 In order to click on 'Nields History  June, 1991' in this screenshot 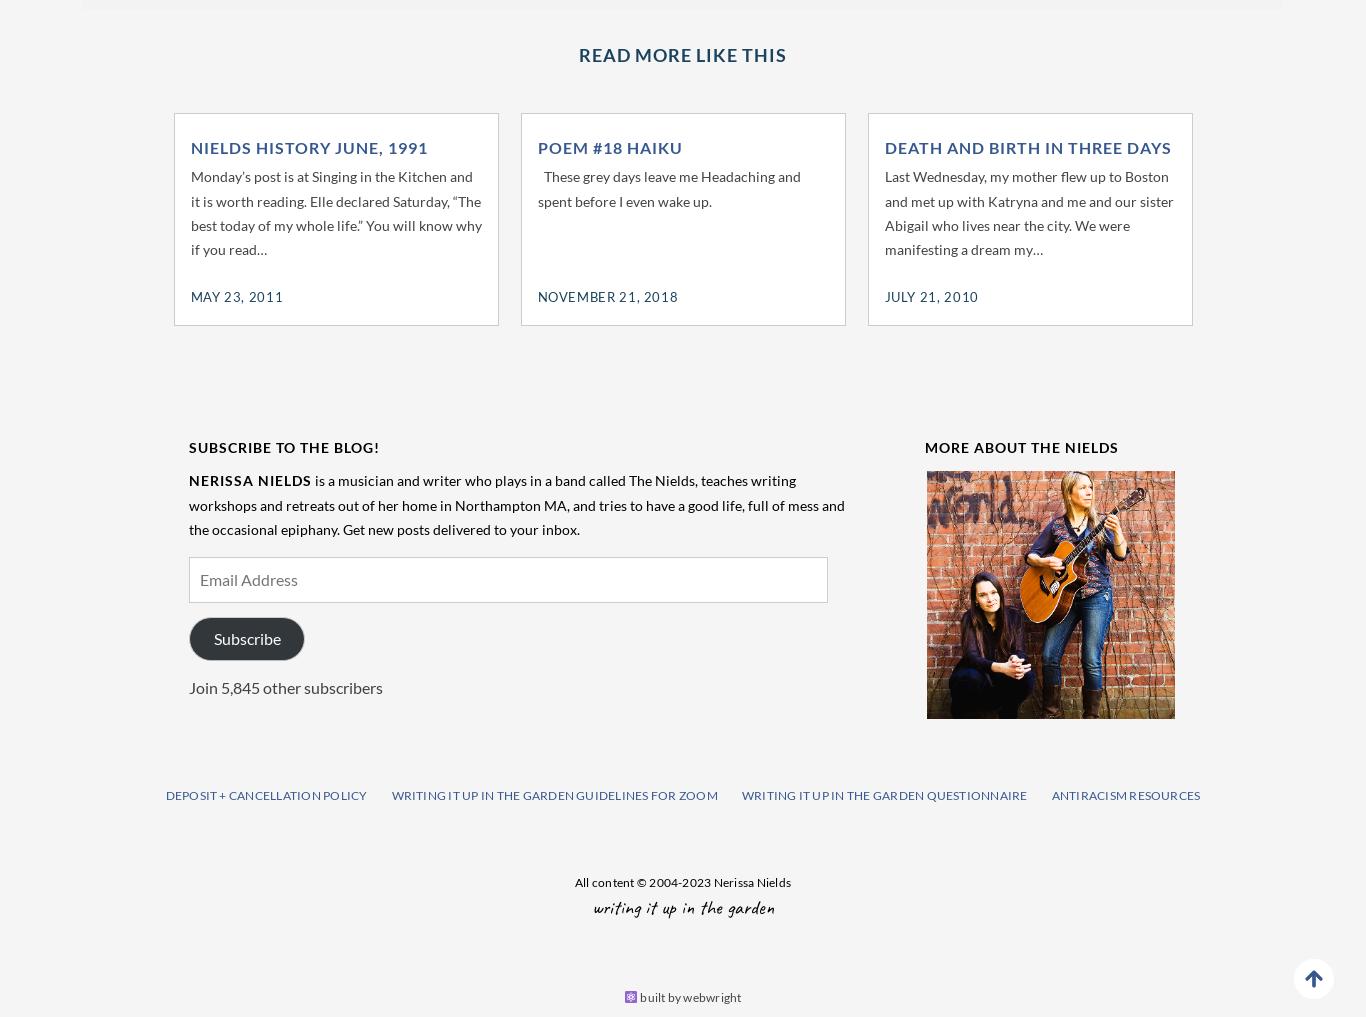, I will do `click(189, 145)`.